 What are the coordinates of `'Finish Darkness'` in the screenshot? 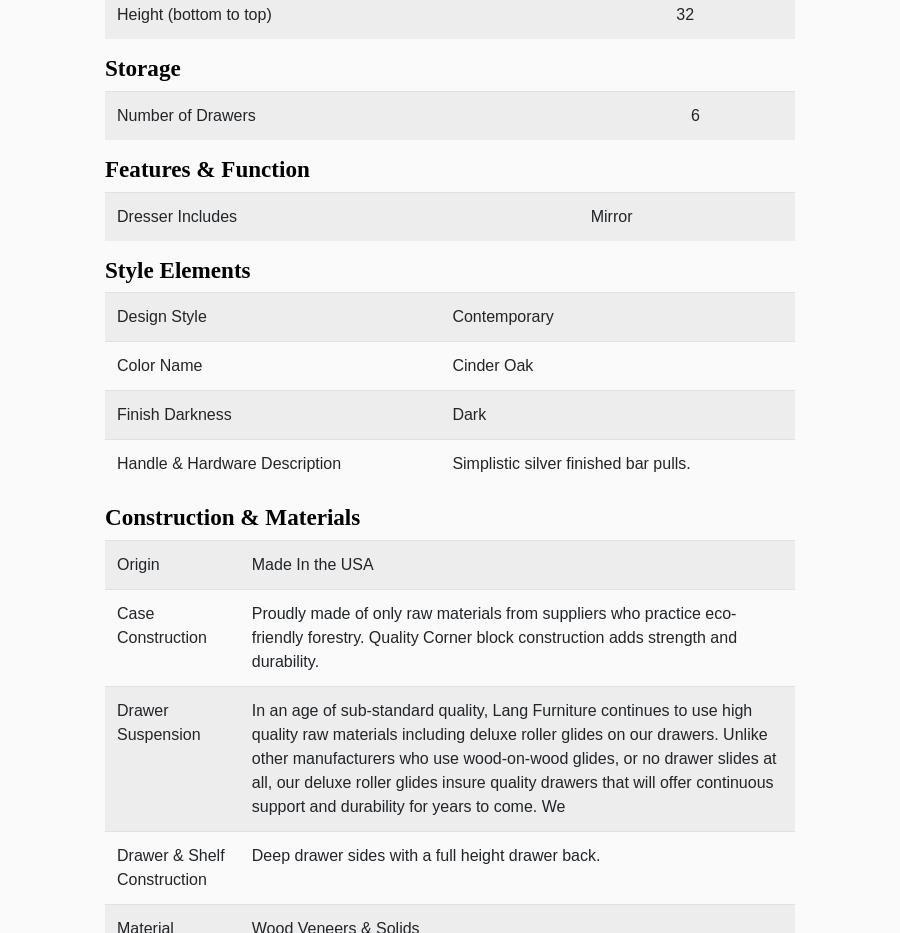 It's located at (173, 414).